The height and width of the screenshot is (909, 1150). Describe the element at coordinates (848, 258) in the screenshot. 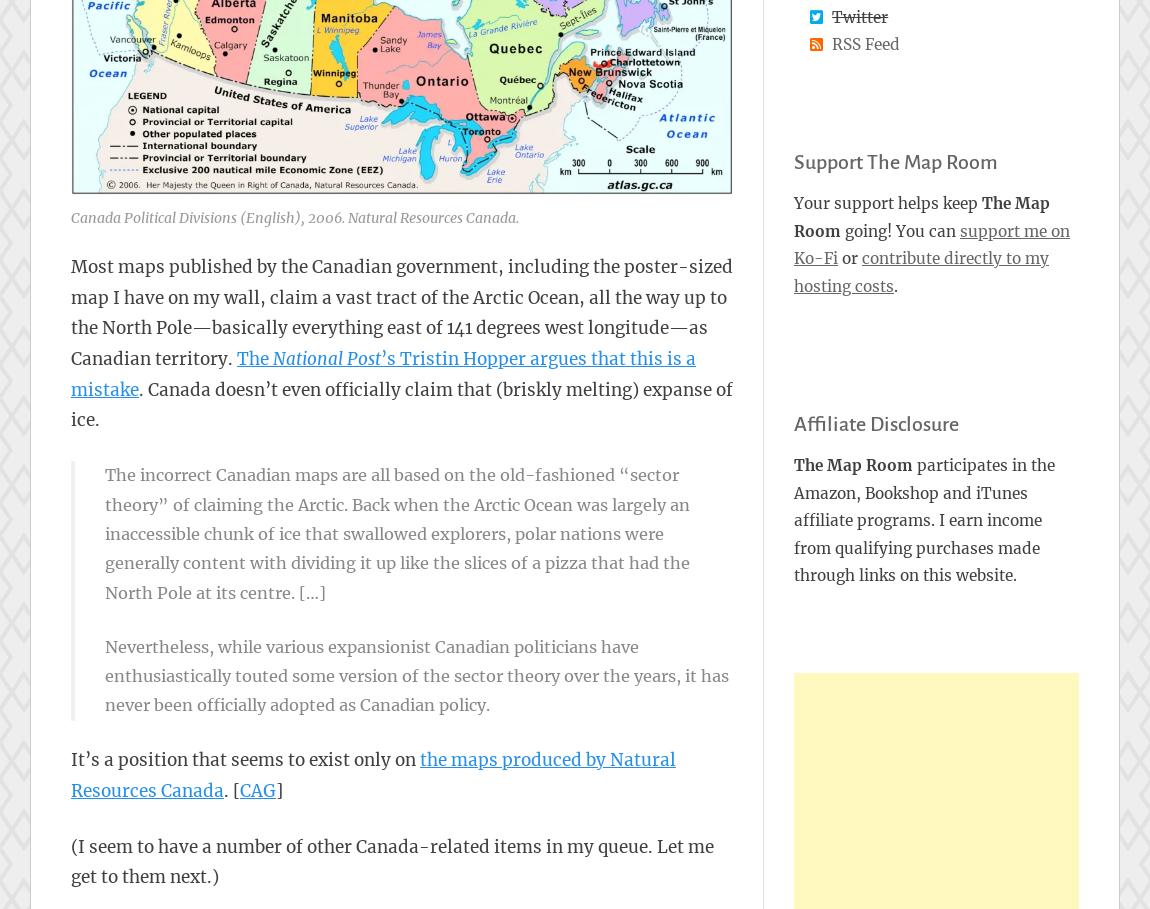

I see `'or'` at that location.